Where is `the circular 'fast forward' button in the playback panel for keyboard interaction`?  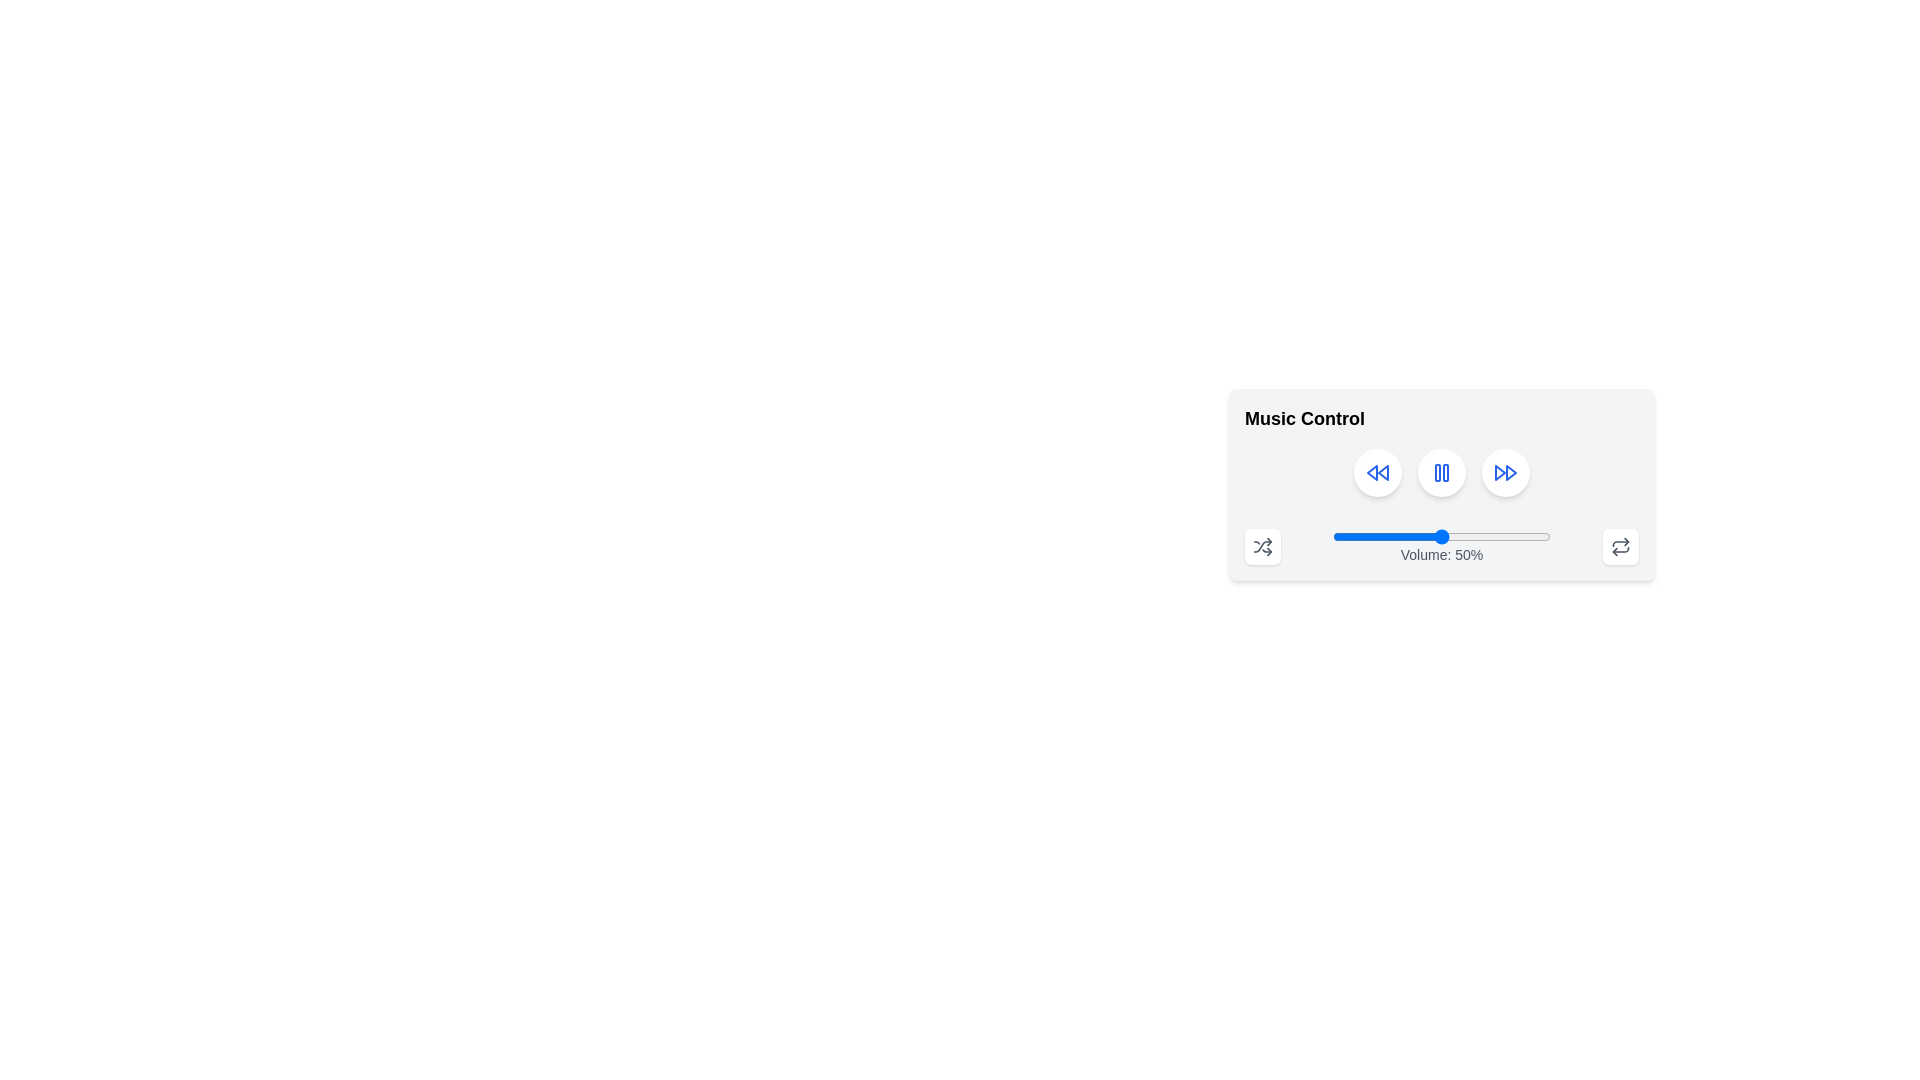 the circular 'fast forward' button in the playback panel for keyboard interaction is located at coordinates (1506, 473).